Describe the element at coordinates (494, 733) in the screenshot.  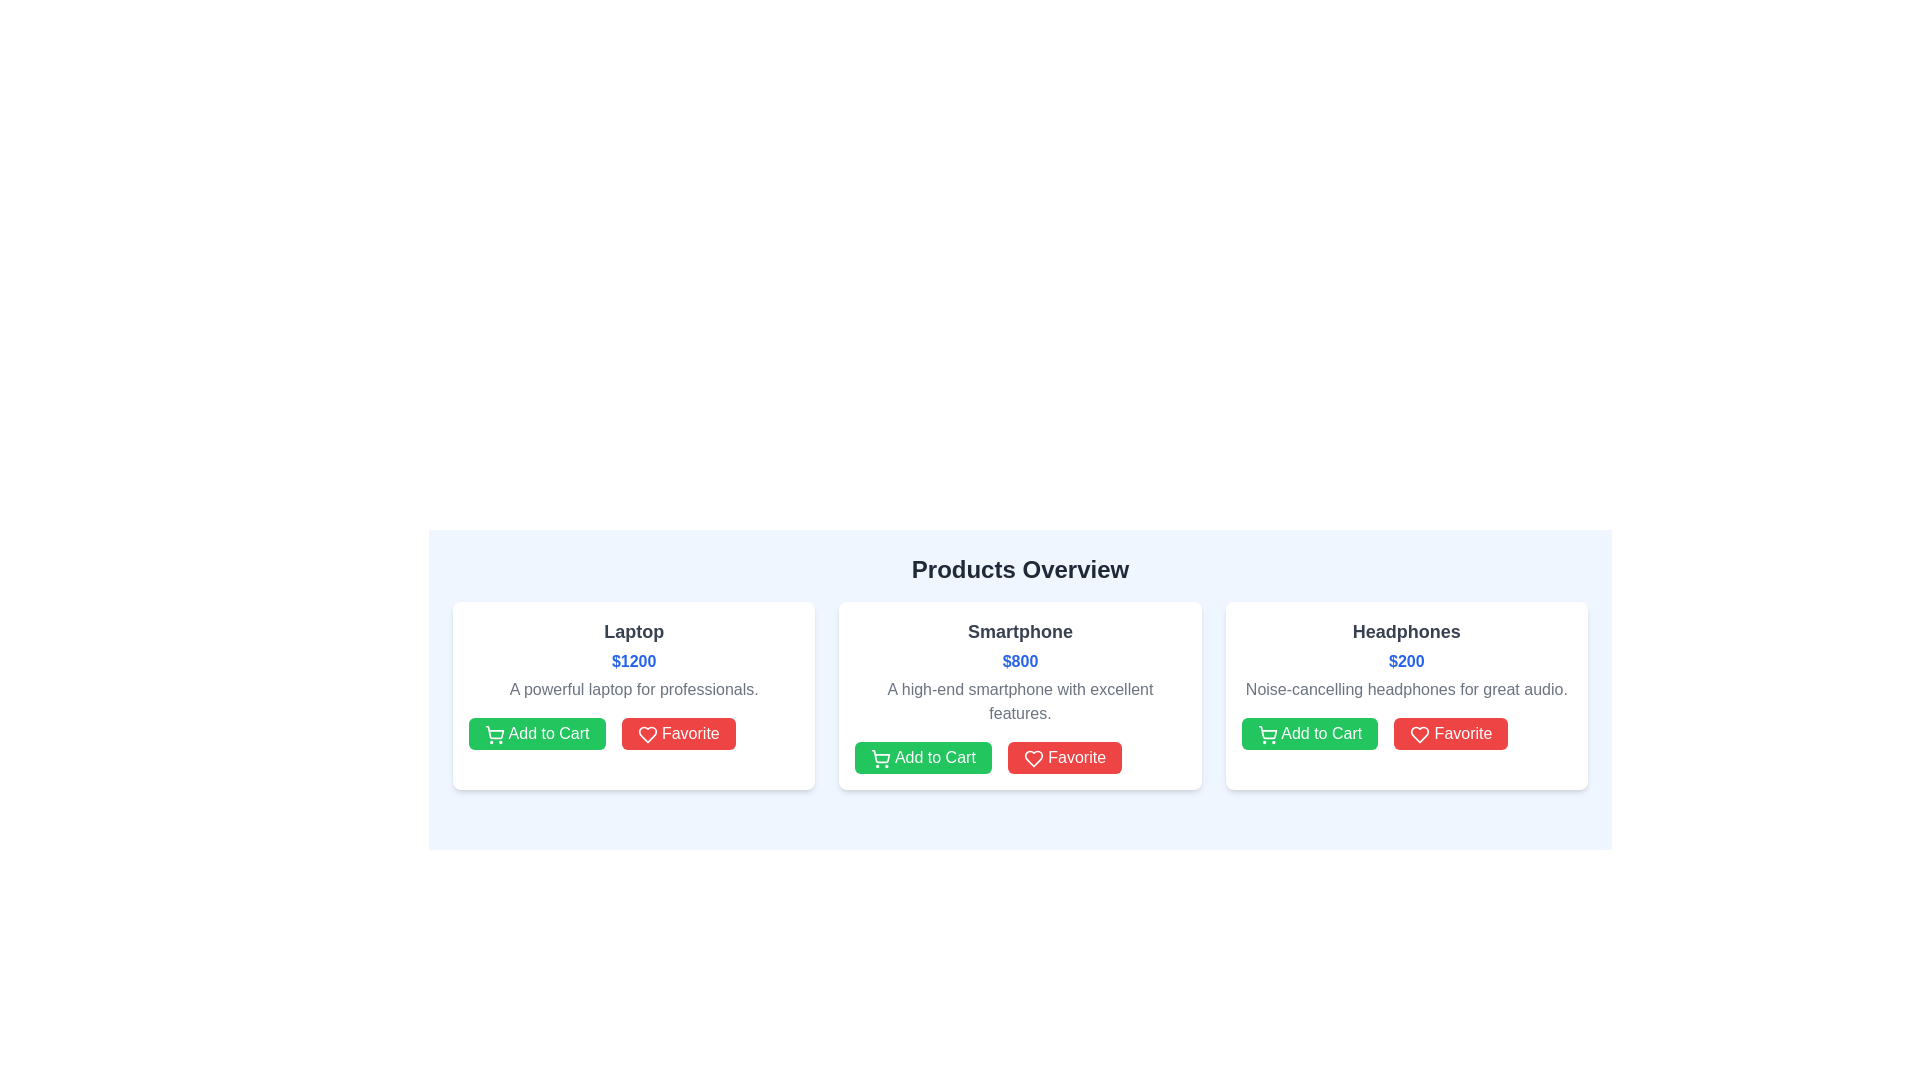
I see `the green 'Add to Cart' button that contains the shopping cart icon` at that location.